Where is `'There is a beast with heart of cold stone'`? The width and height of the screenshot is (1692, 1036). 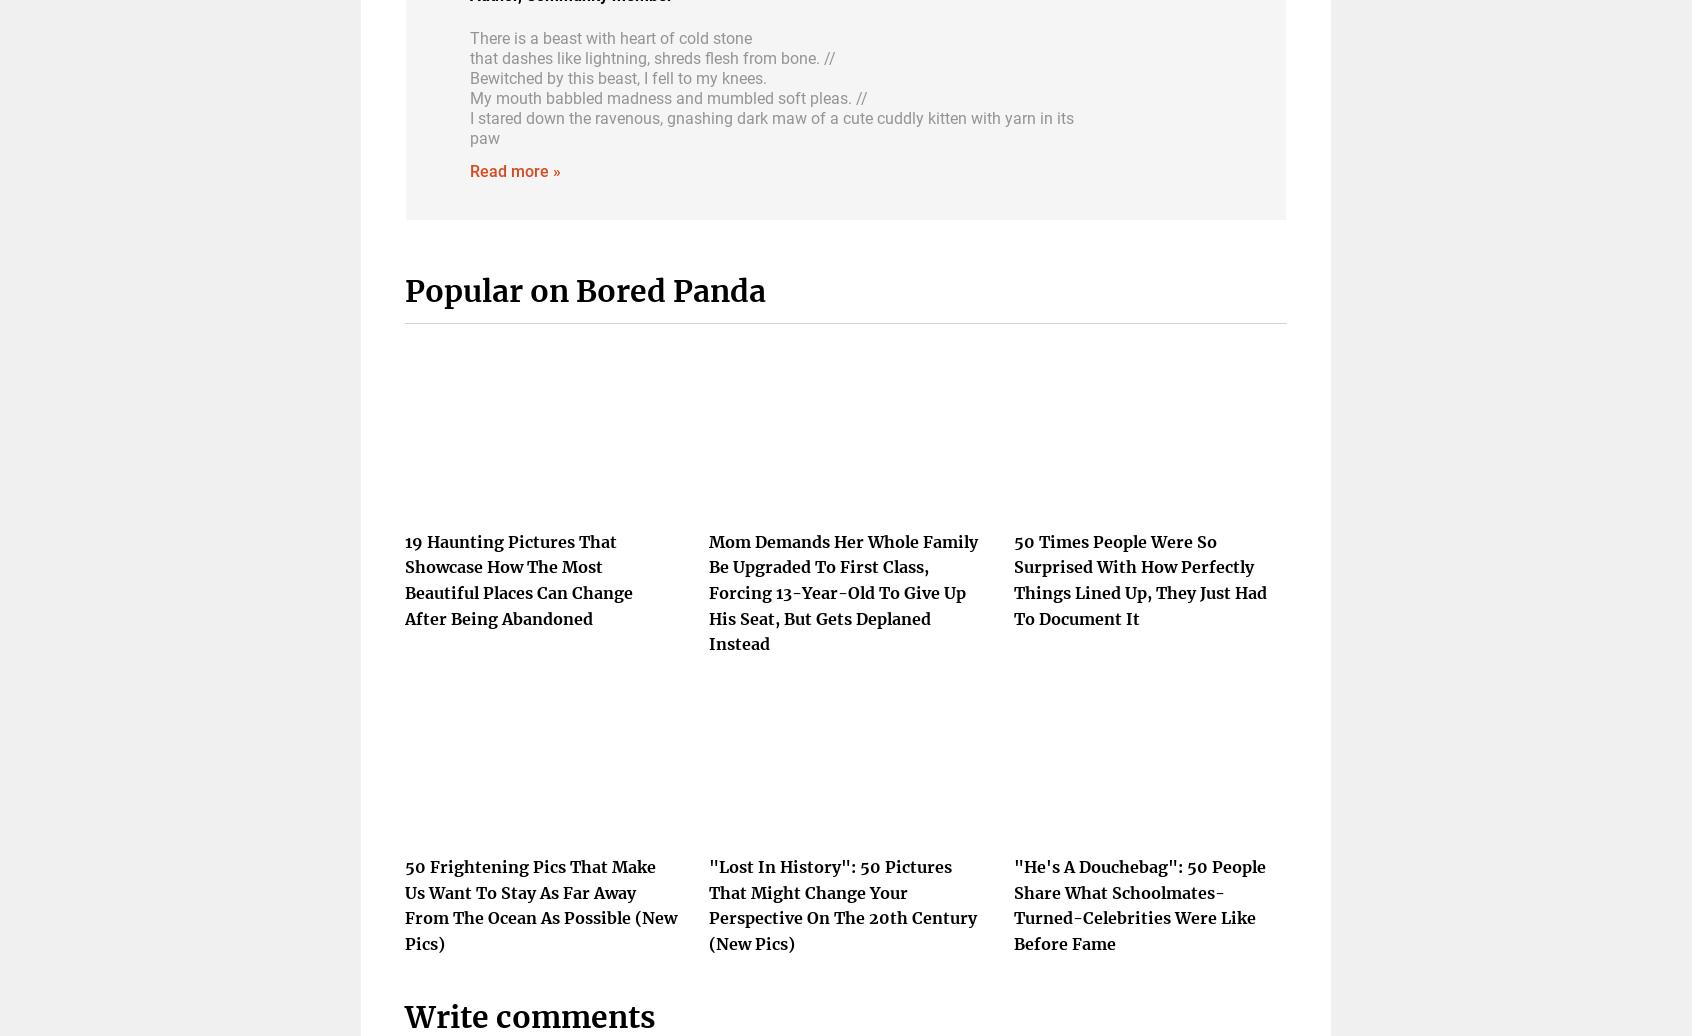 'There is a beast with heart of cold stone' is located at coordinates (609, 36).